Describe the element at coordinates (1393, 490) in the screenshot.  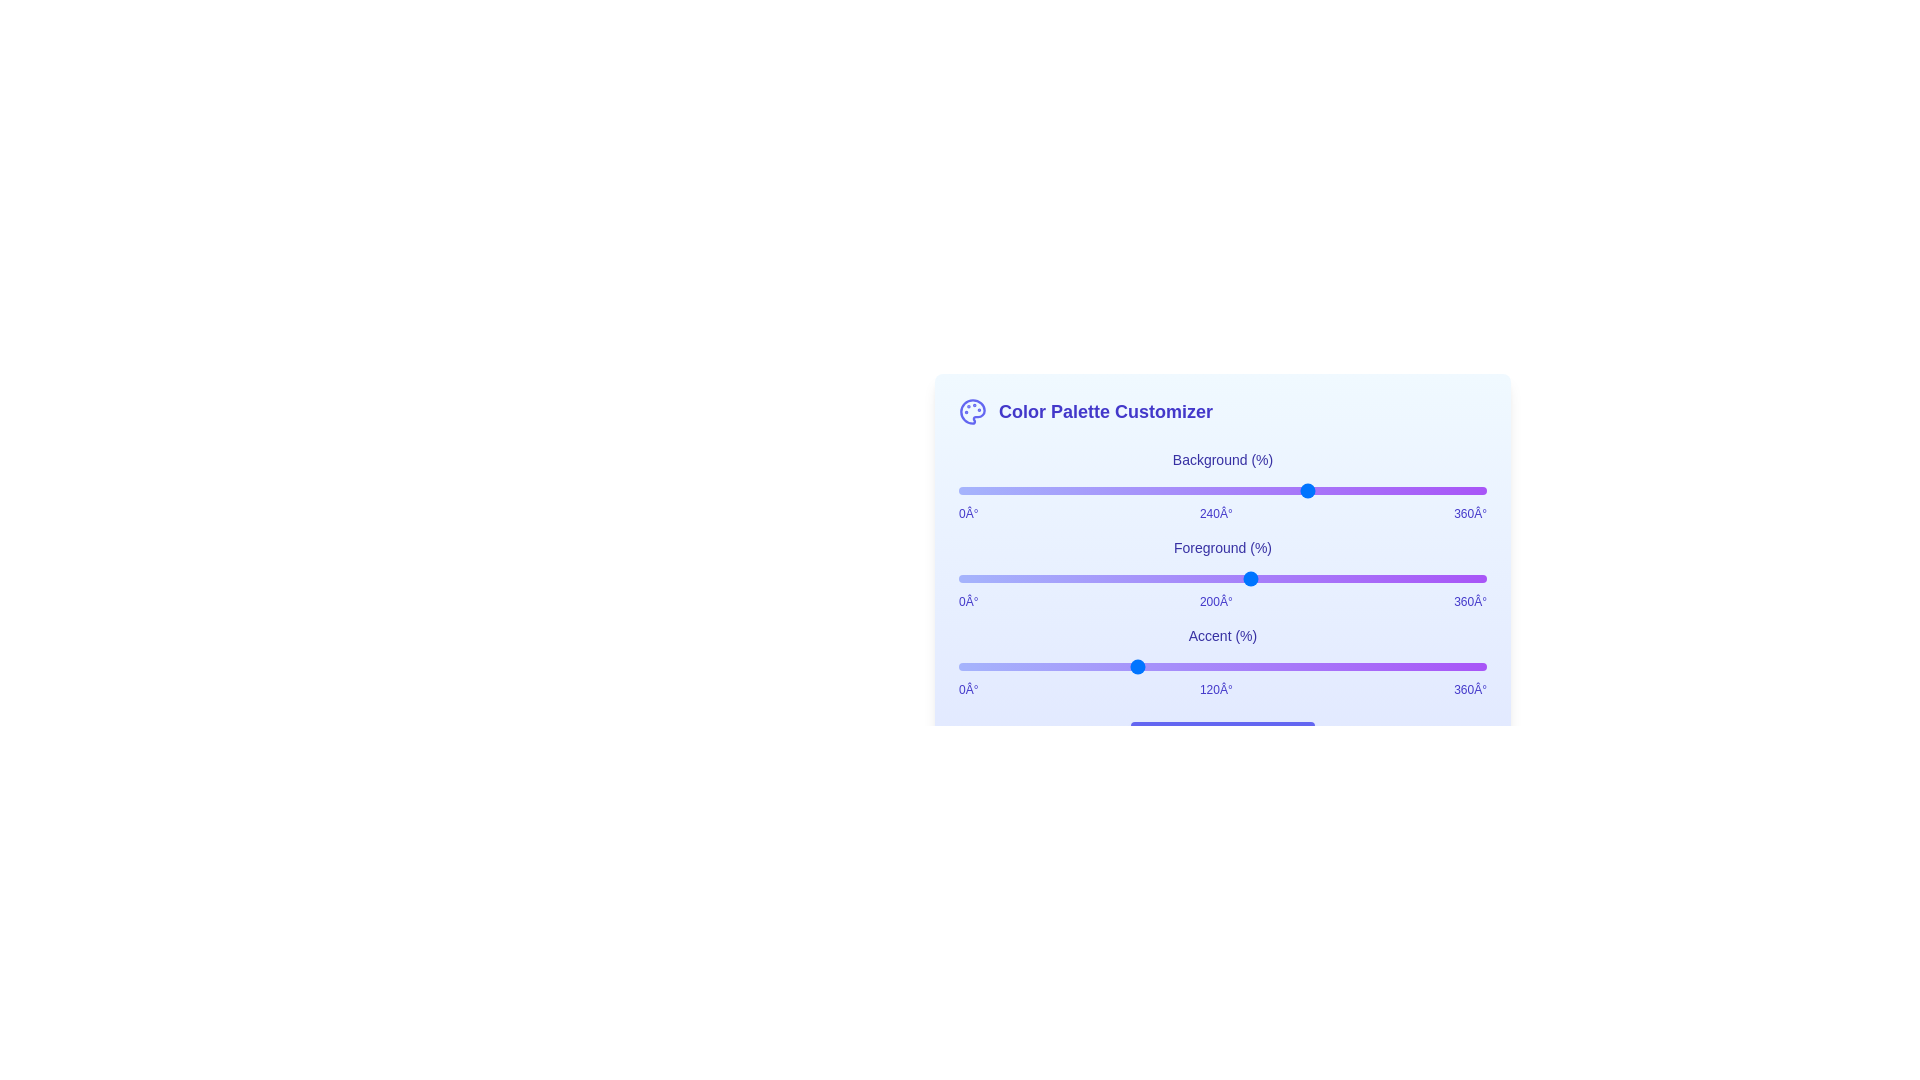
I see `the background color slider to set the hue to 297 degrees` at that location.